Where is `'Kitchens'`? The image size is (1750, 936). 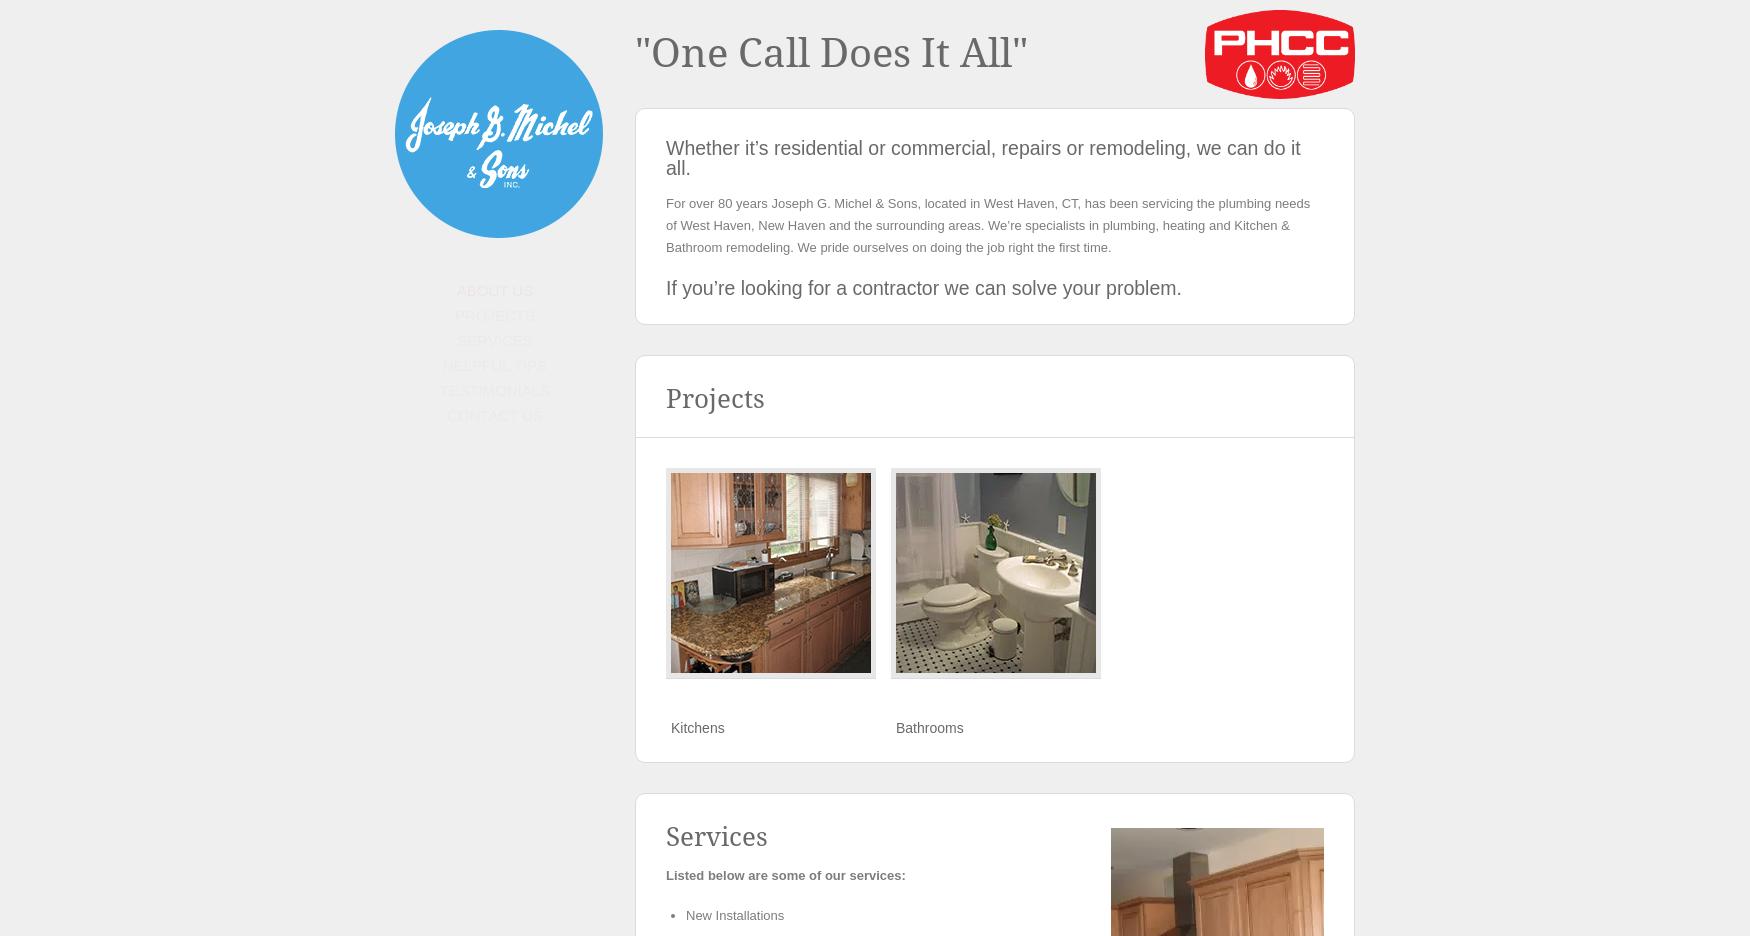 'Kitchens' is located at coordinates (697, 725).